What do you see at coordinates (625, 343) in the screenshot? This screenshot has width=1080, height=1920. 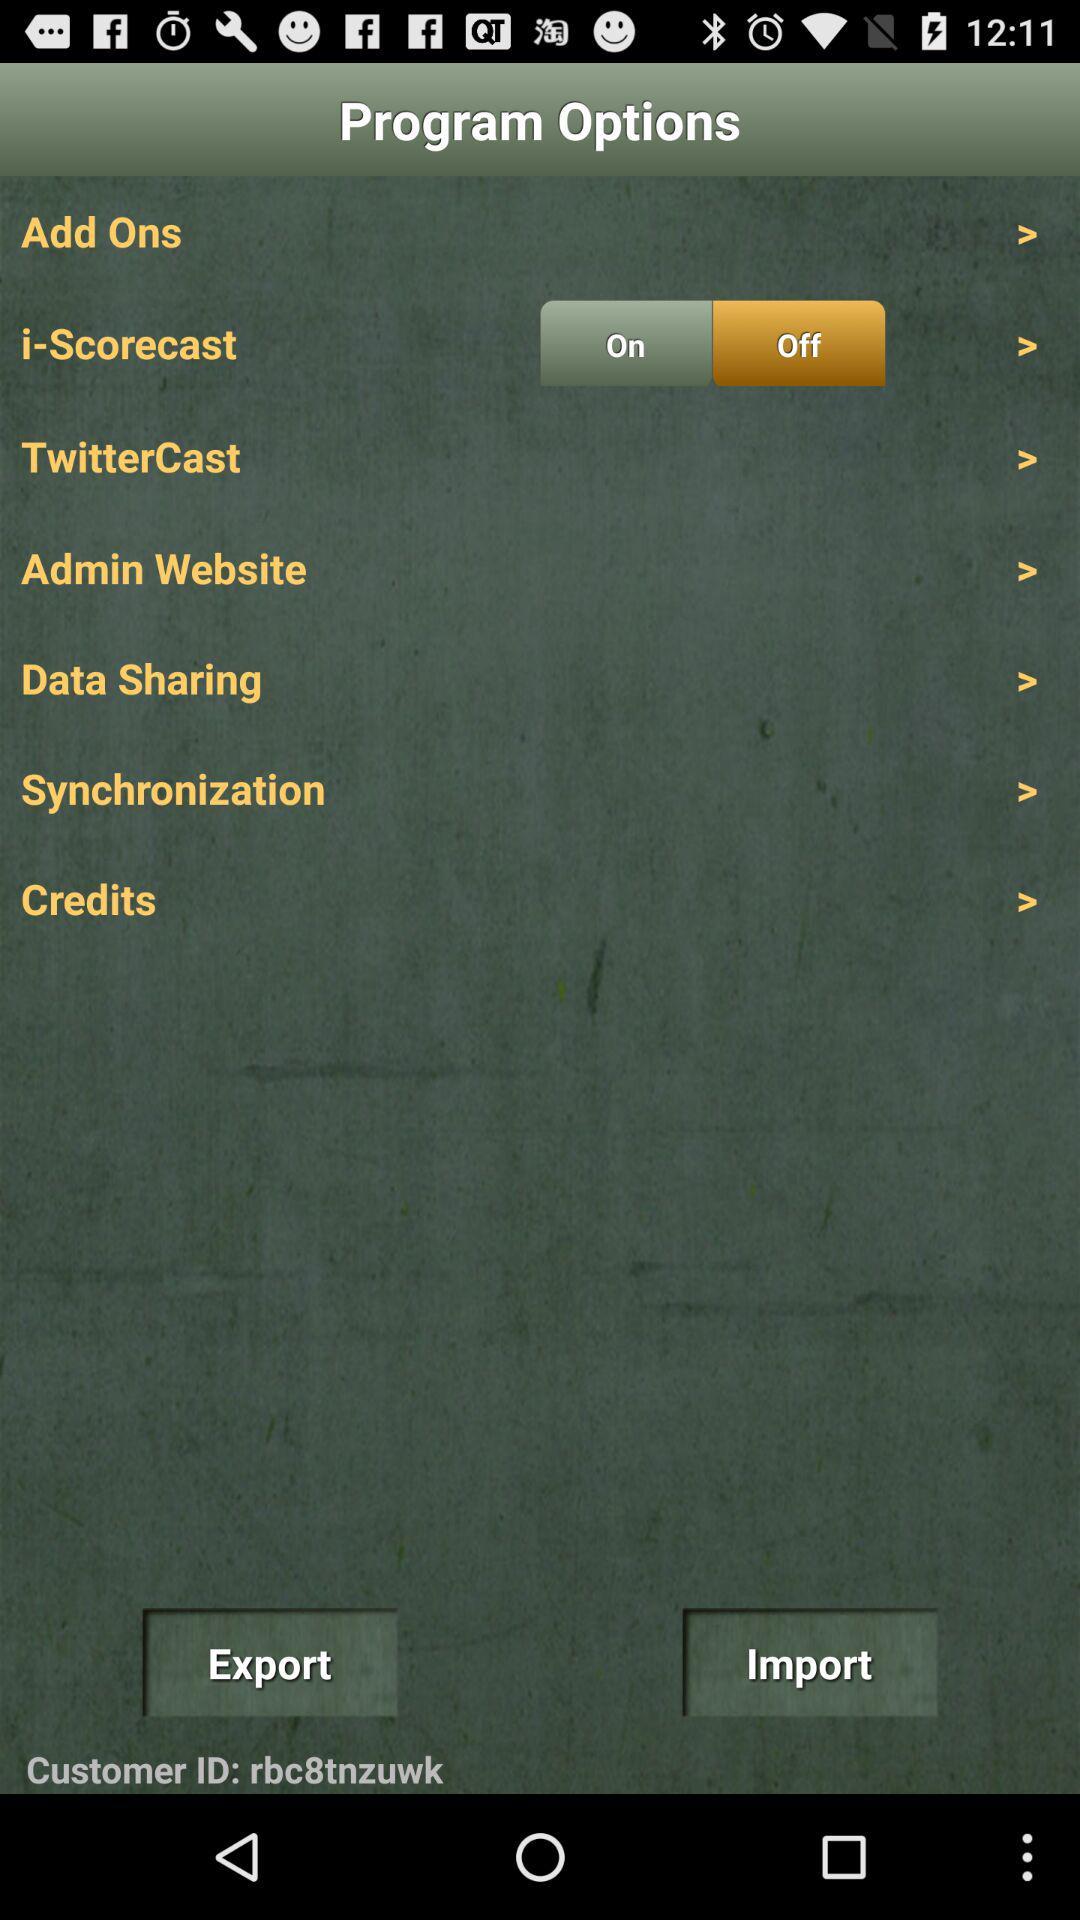 I see `the item below the add ons item` at bounding box center [625, 343].